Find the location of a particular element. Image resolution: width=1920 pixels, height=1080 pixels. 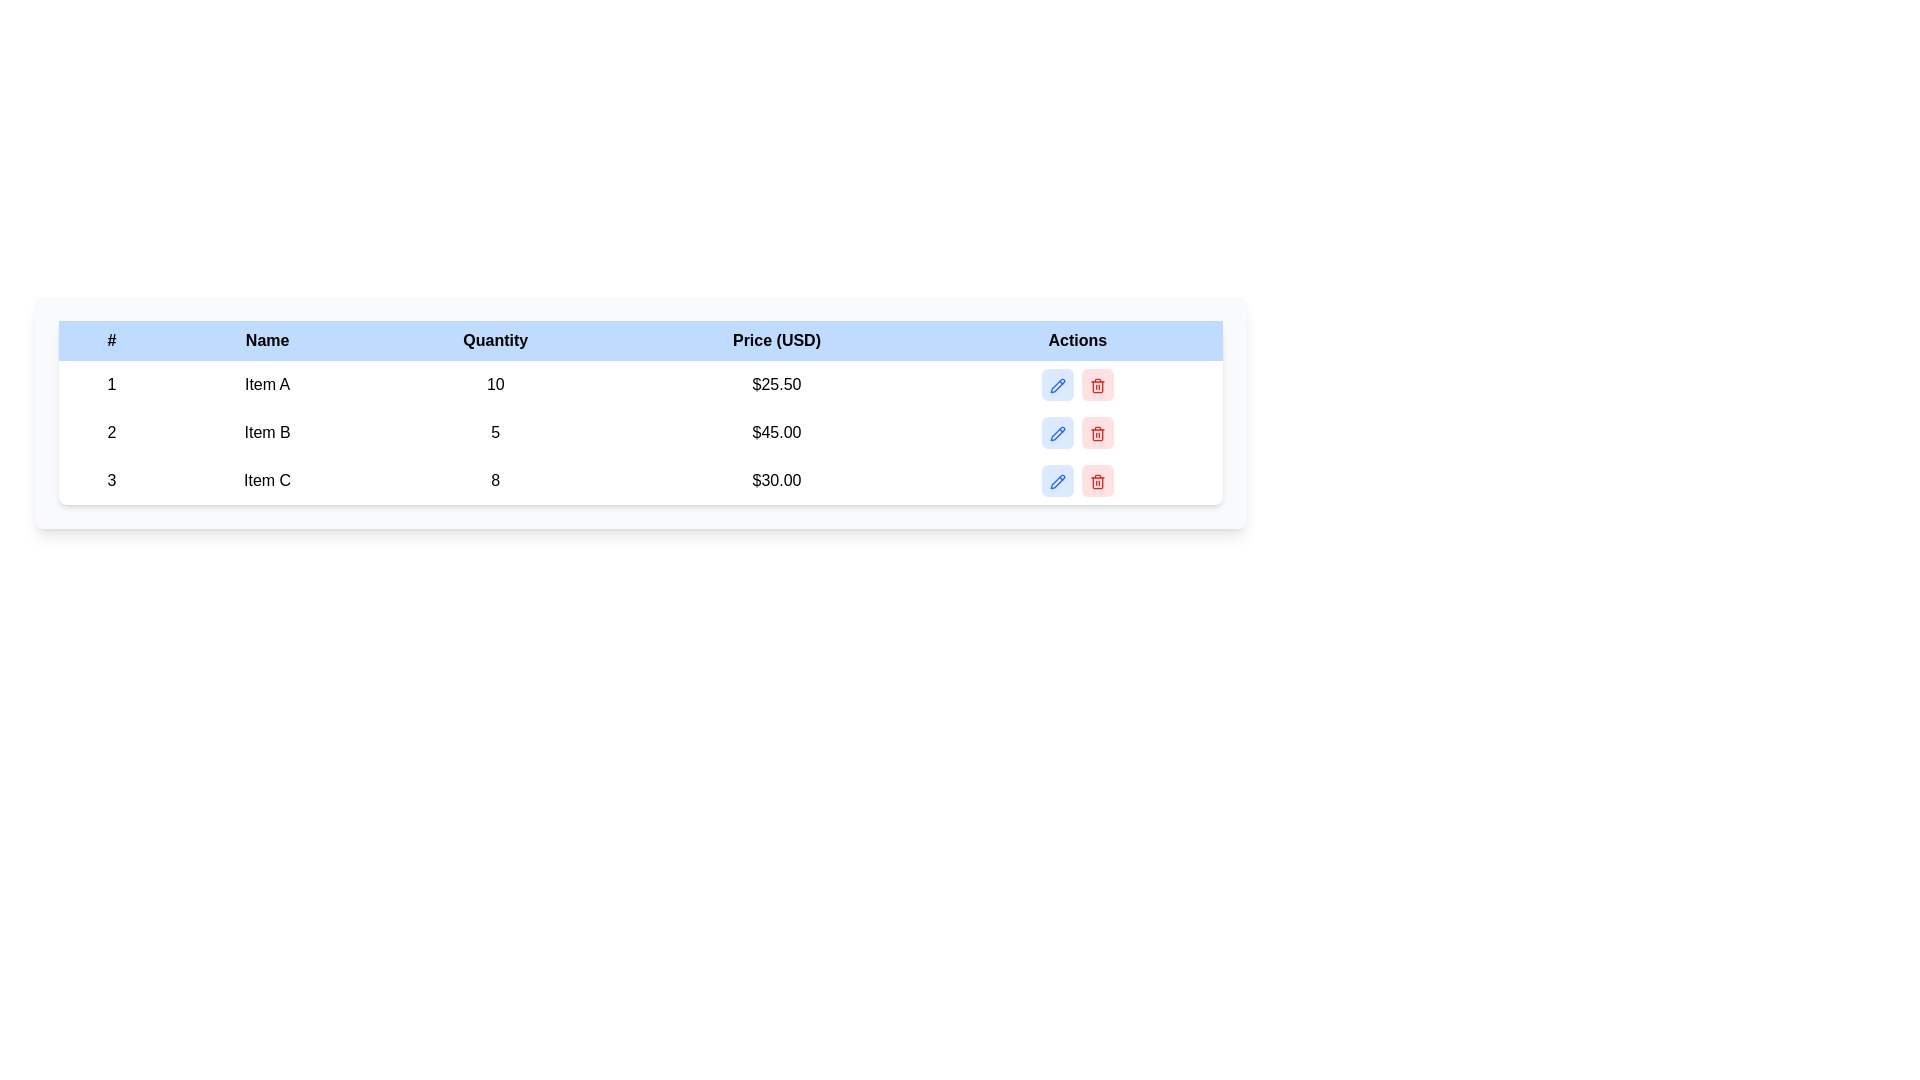

the Text display element that shows the number '3', which is part of a tabular layout representing the third entry ('Item C') within the table is located at coordinates (110, 481).